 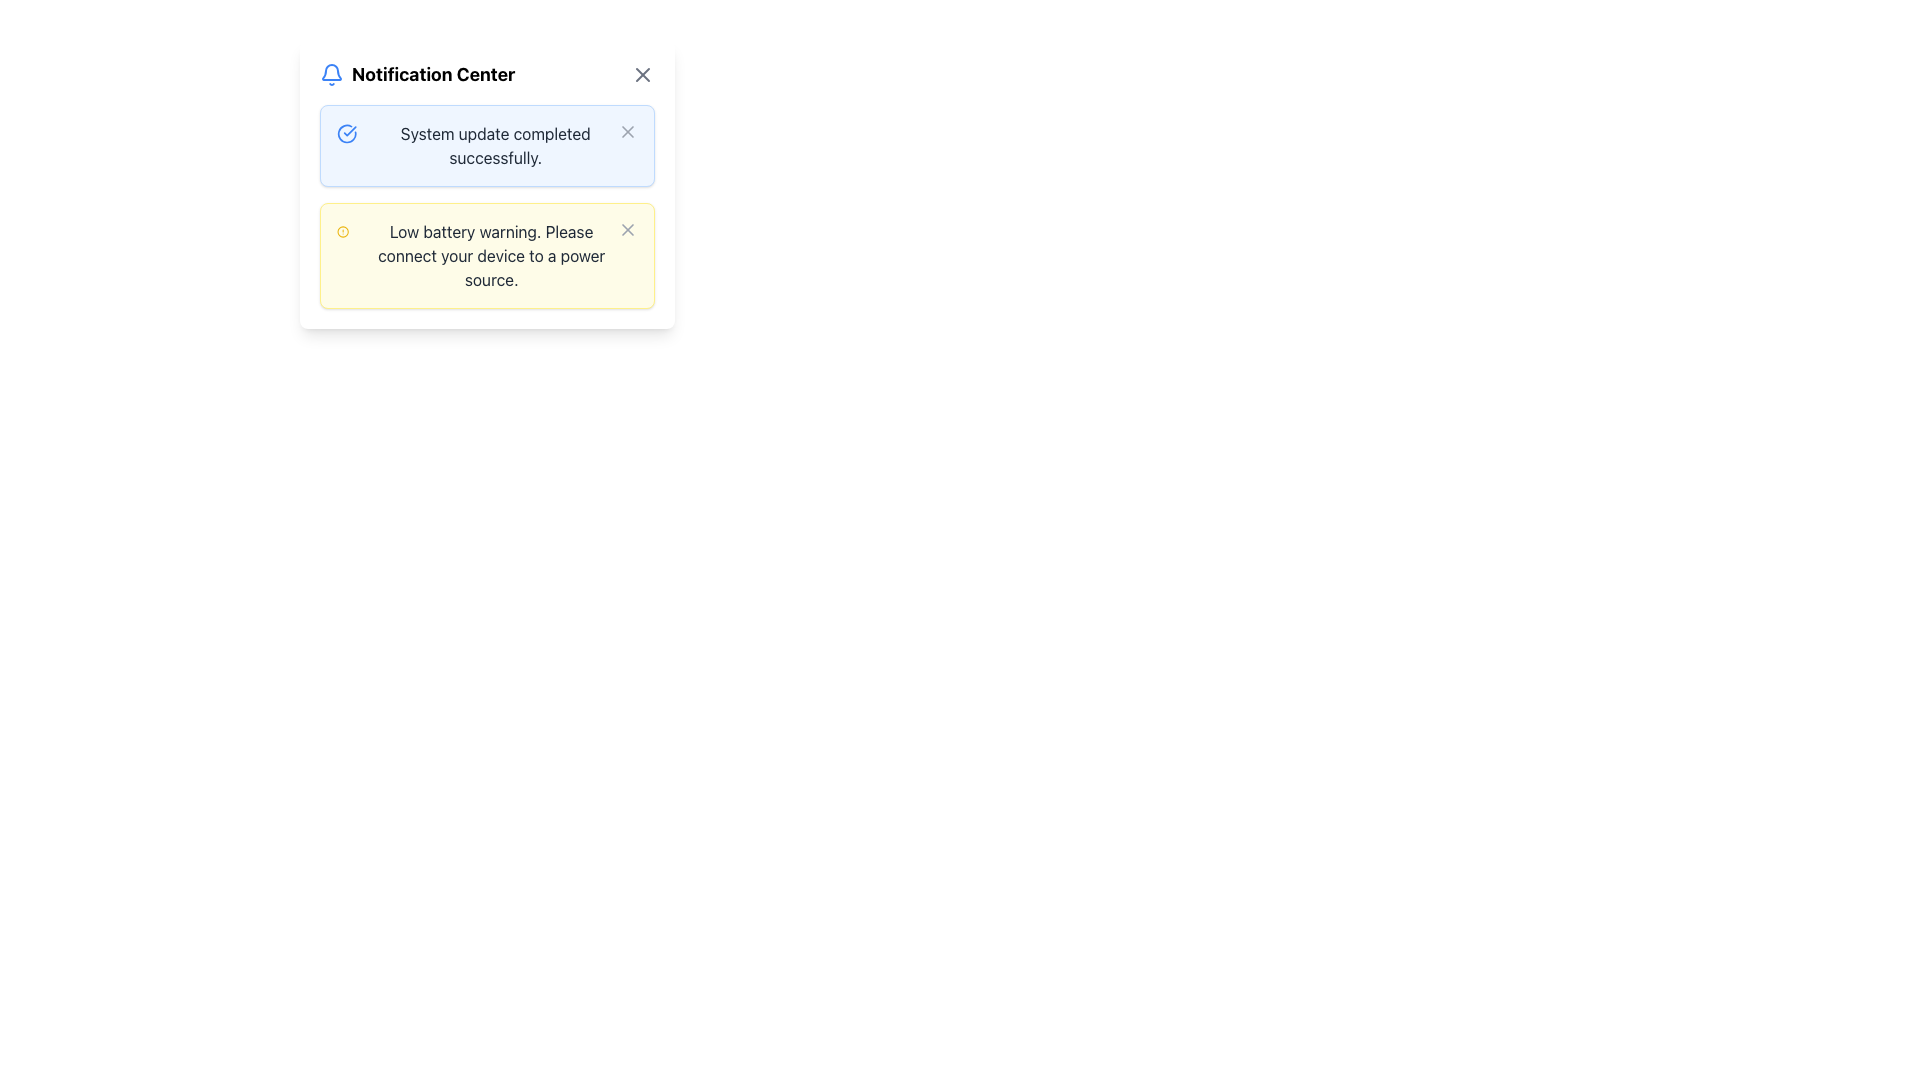 I want to click on the alert icon located to the left of the 'Low battery warning. Please connect your device to a power source.' text in the Notification Center, so click(x=343, y=230).